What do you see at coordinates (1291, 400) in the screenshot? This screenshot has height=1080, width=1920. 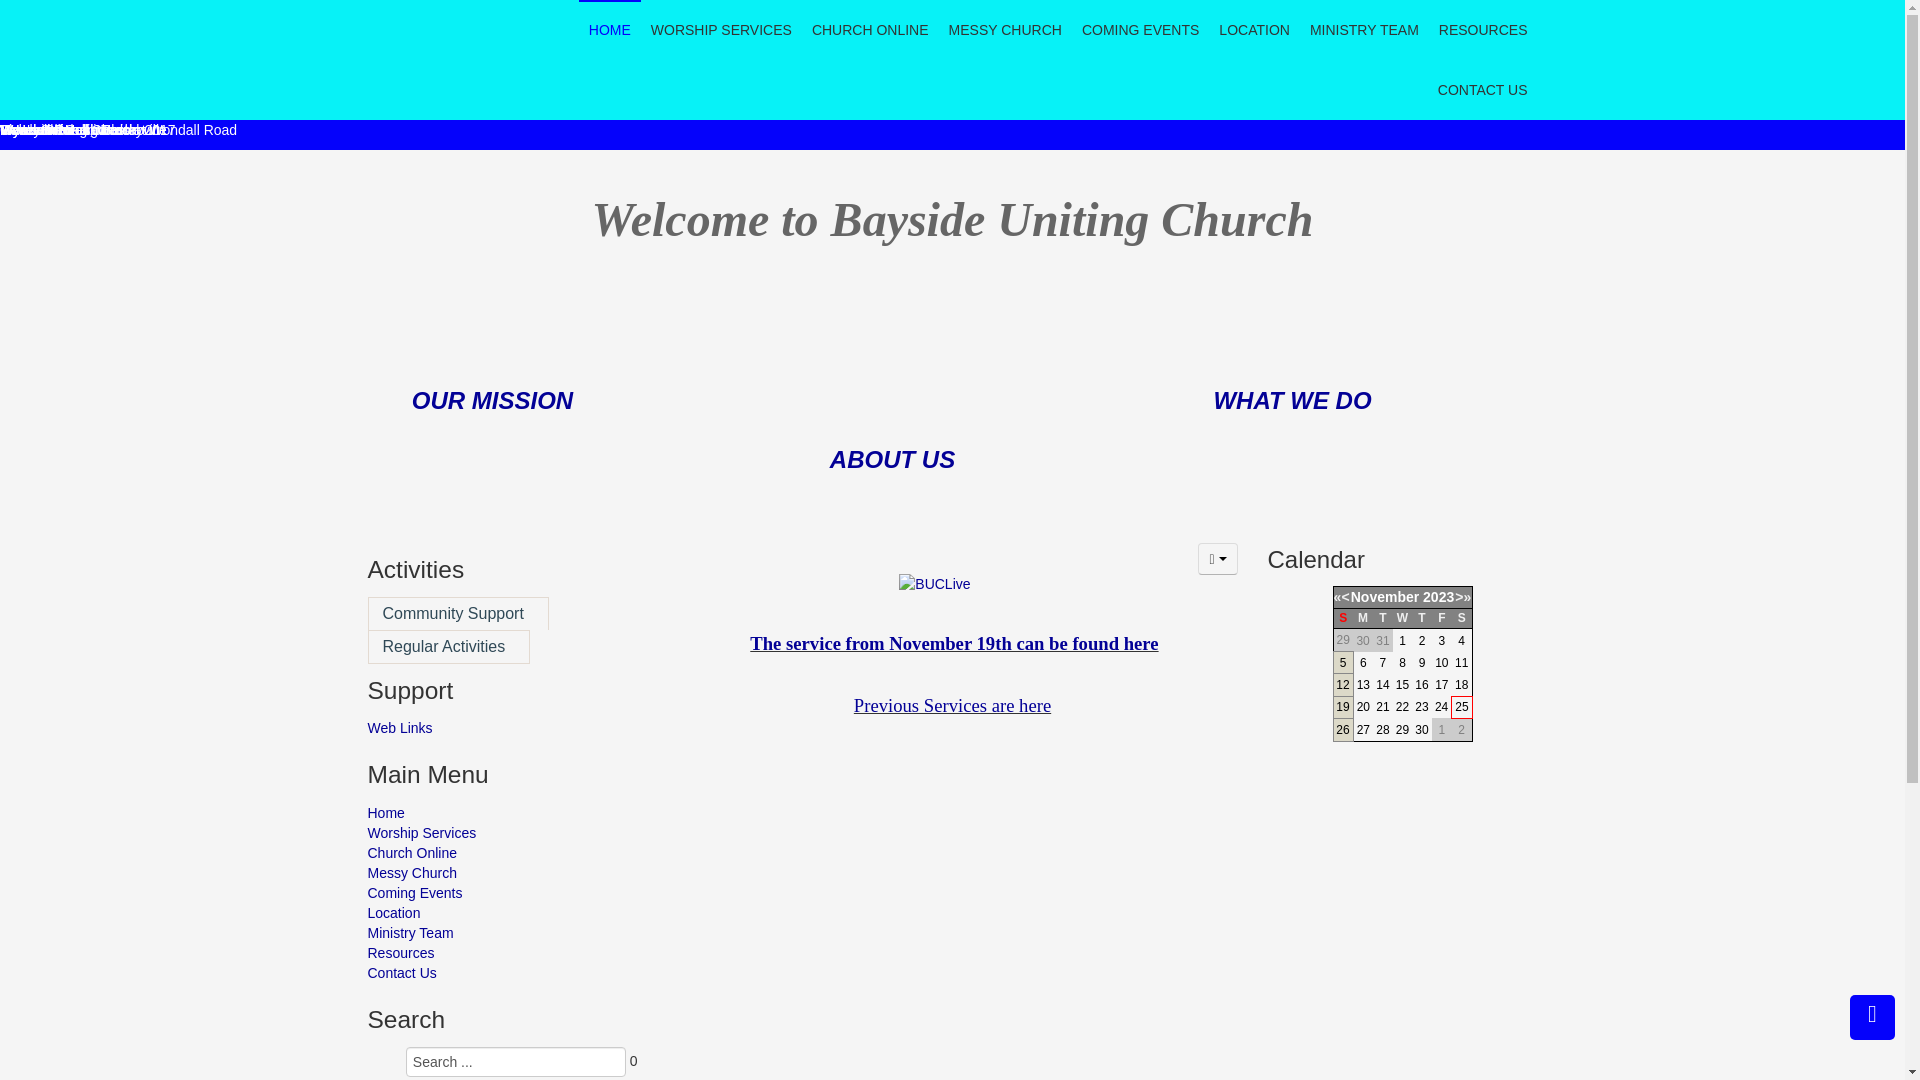 I see `'WHAT WE DO'` at bounding box center [1291, 400].